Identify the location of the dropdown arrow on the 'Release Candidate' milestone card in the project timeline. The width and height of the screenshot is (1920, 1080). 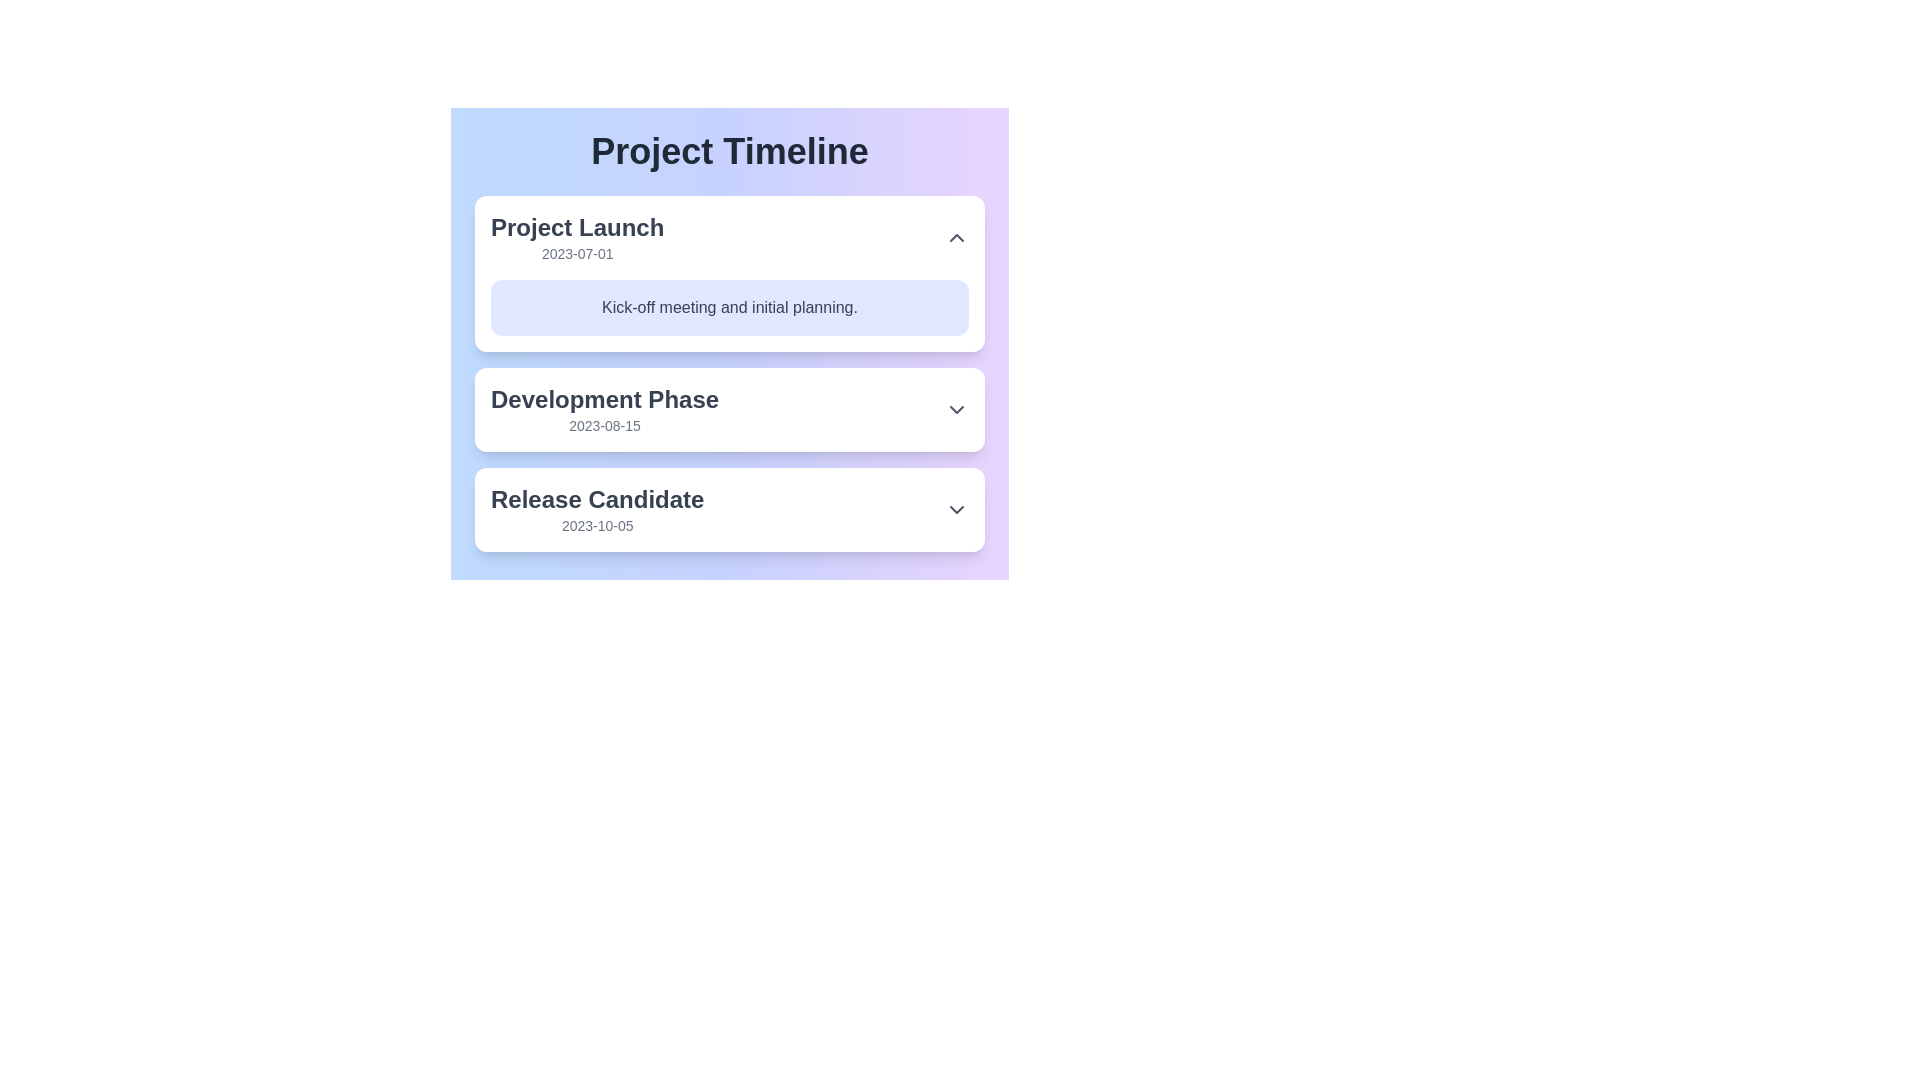
(728, 508).